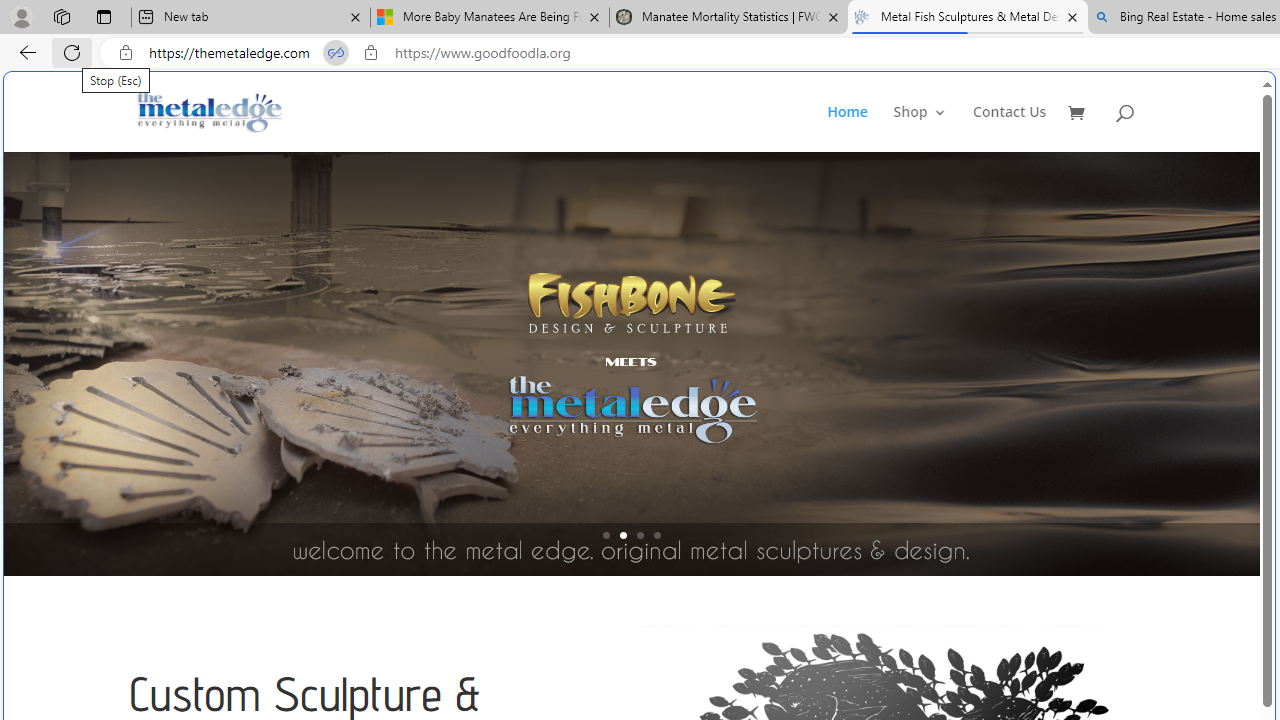 This screenshot has width=1280, height=720. I want to click on 'Shop 3', so click(919, 128).